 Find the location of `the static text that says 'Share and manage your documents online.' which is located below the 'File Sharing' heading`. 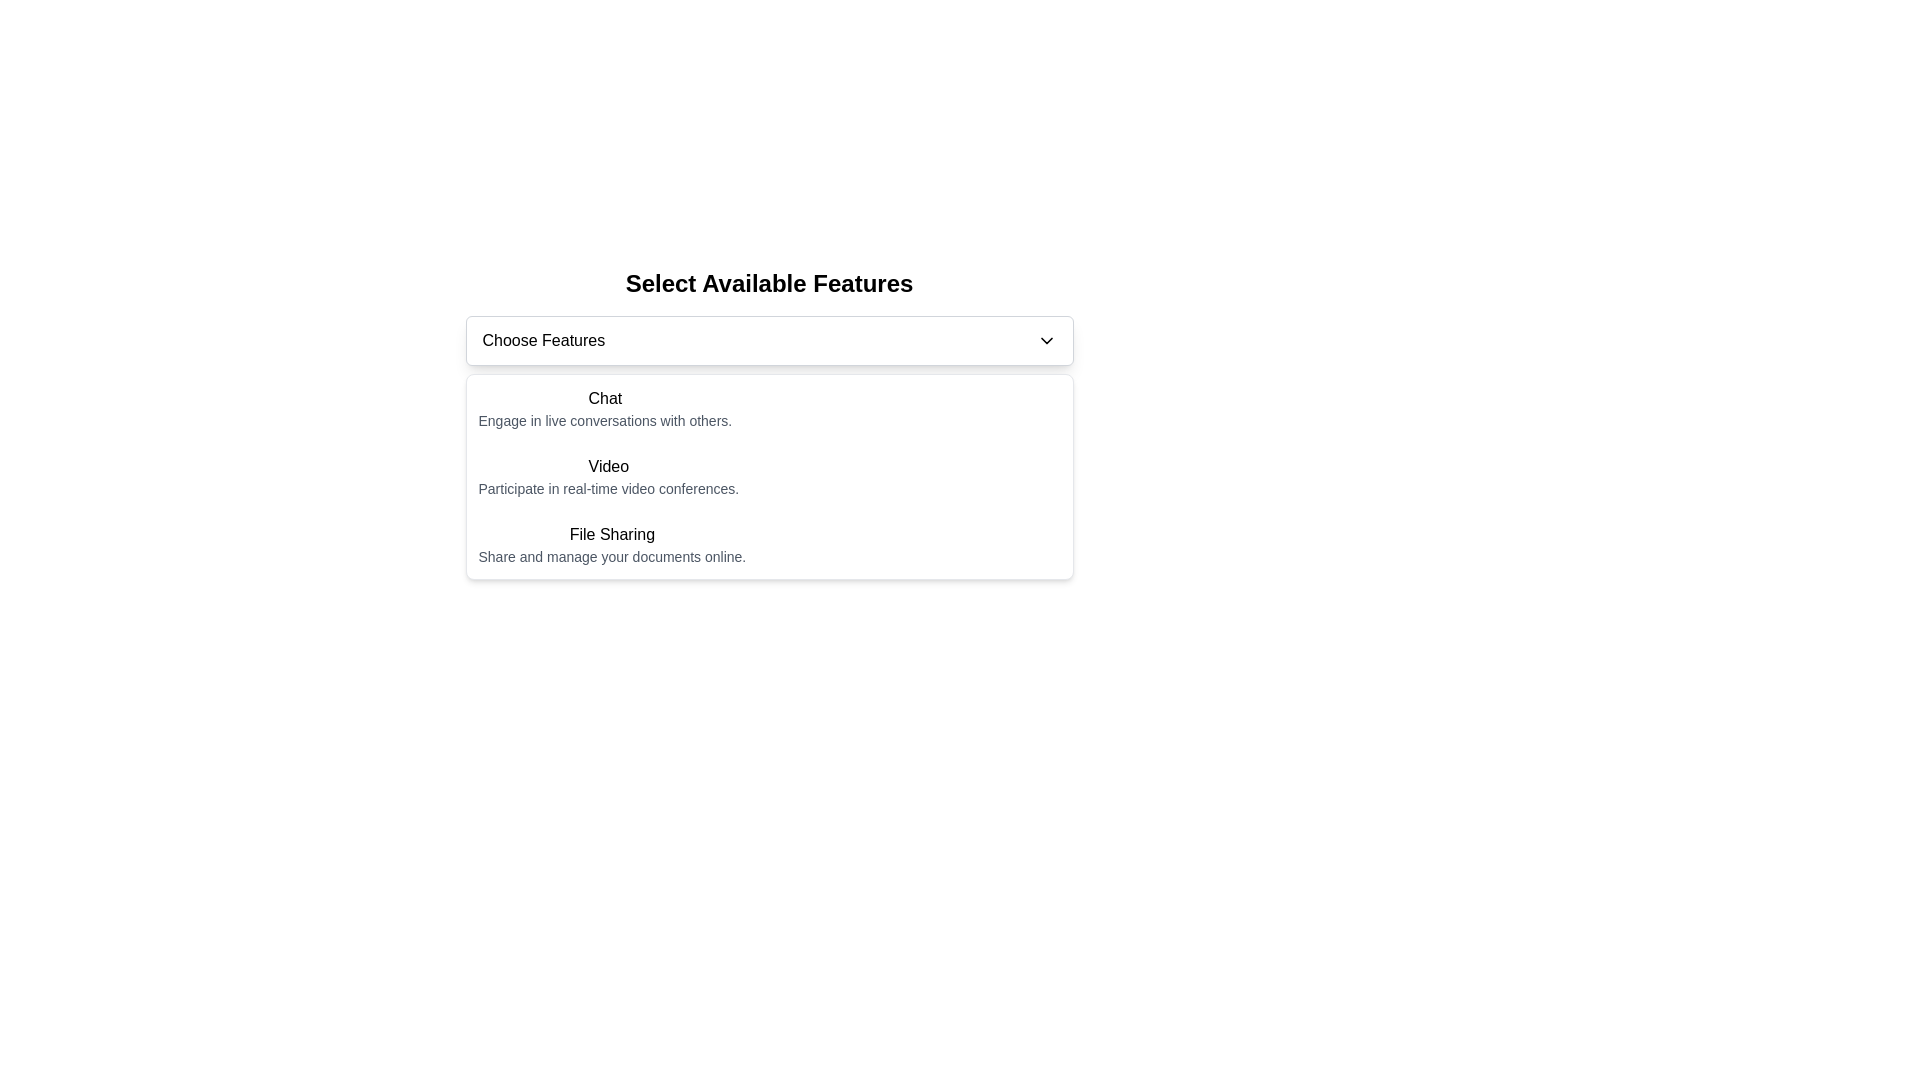

the static text that says 'Share and manage your documents online.' which is located below the 'File Sharing' heading is located at coordinates (611, 556).